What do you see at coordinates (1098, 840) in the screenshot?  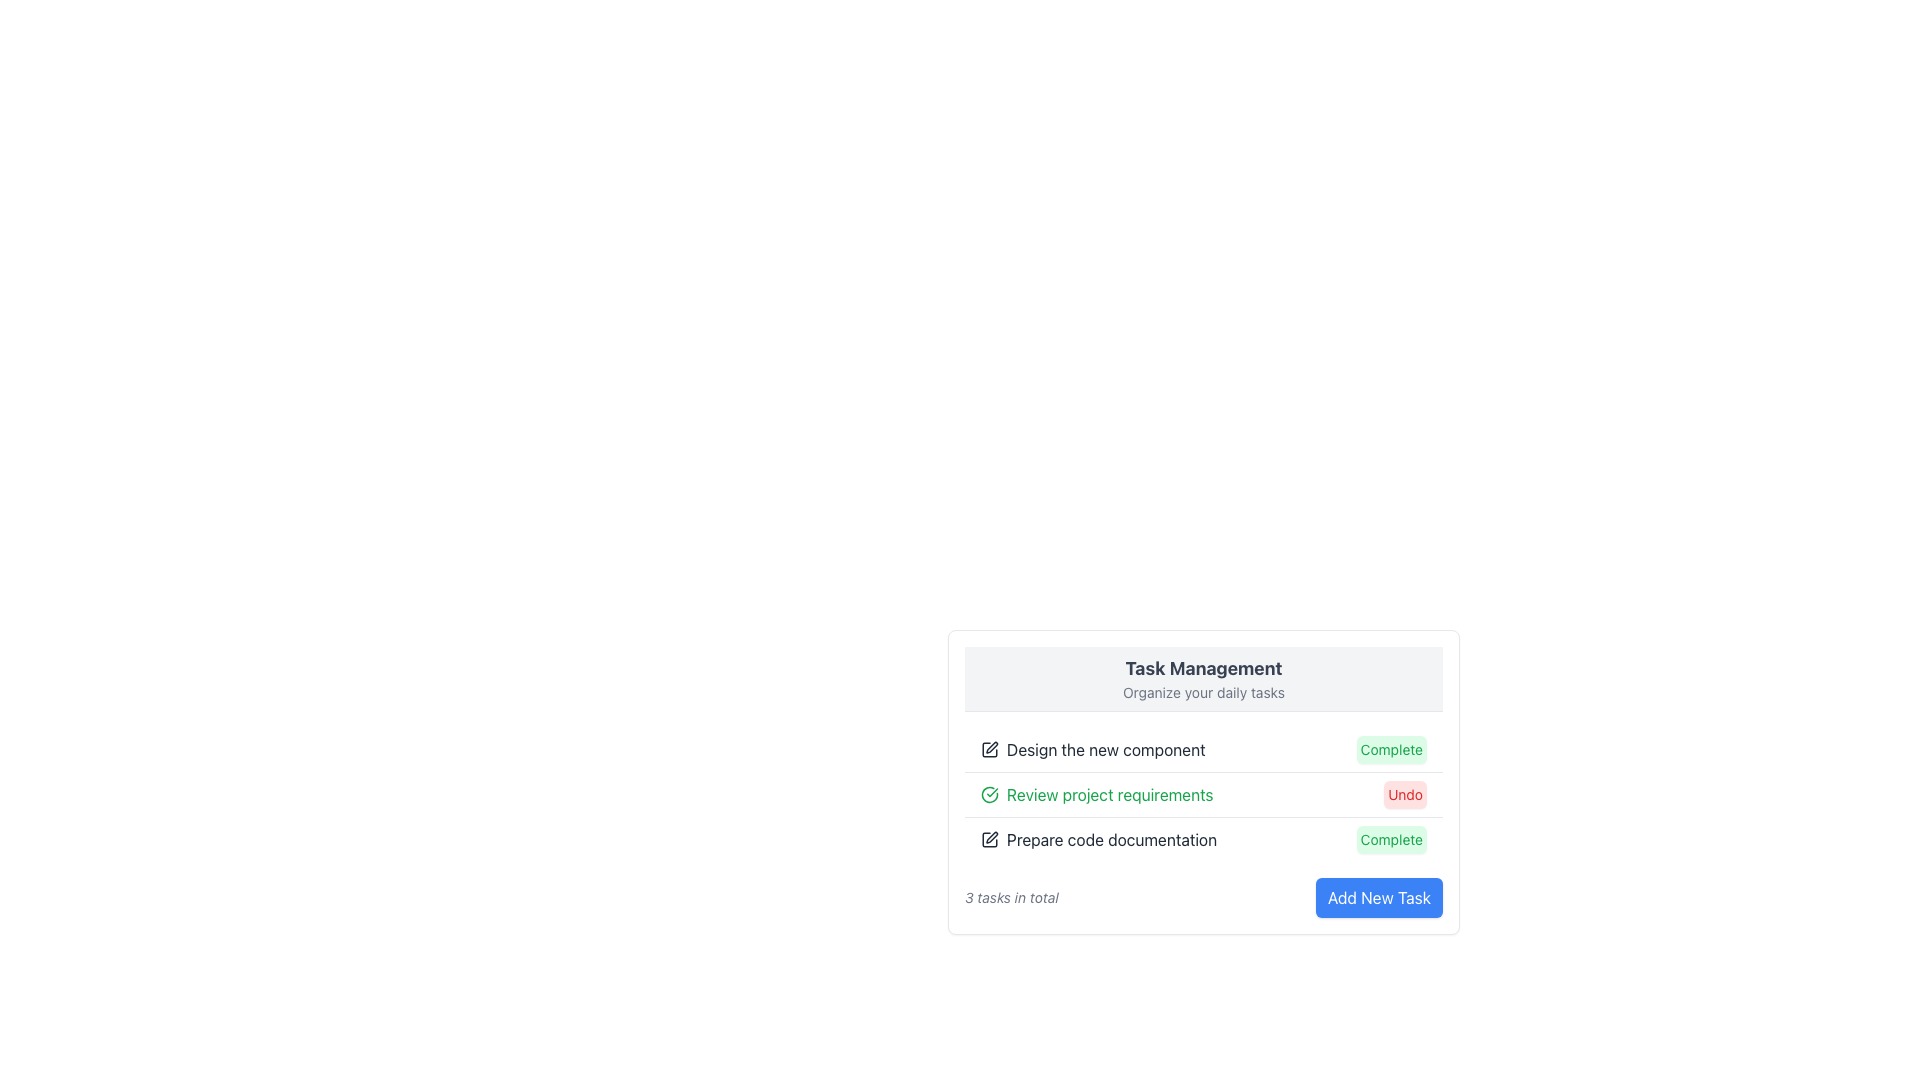 I see `text label 'Prepare code documentation' which is styled in dark gray and indicates importance, located in the third row of the task list under 'Task Management'` at bounding box center [1098, 840].